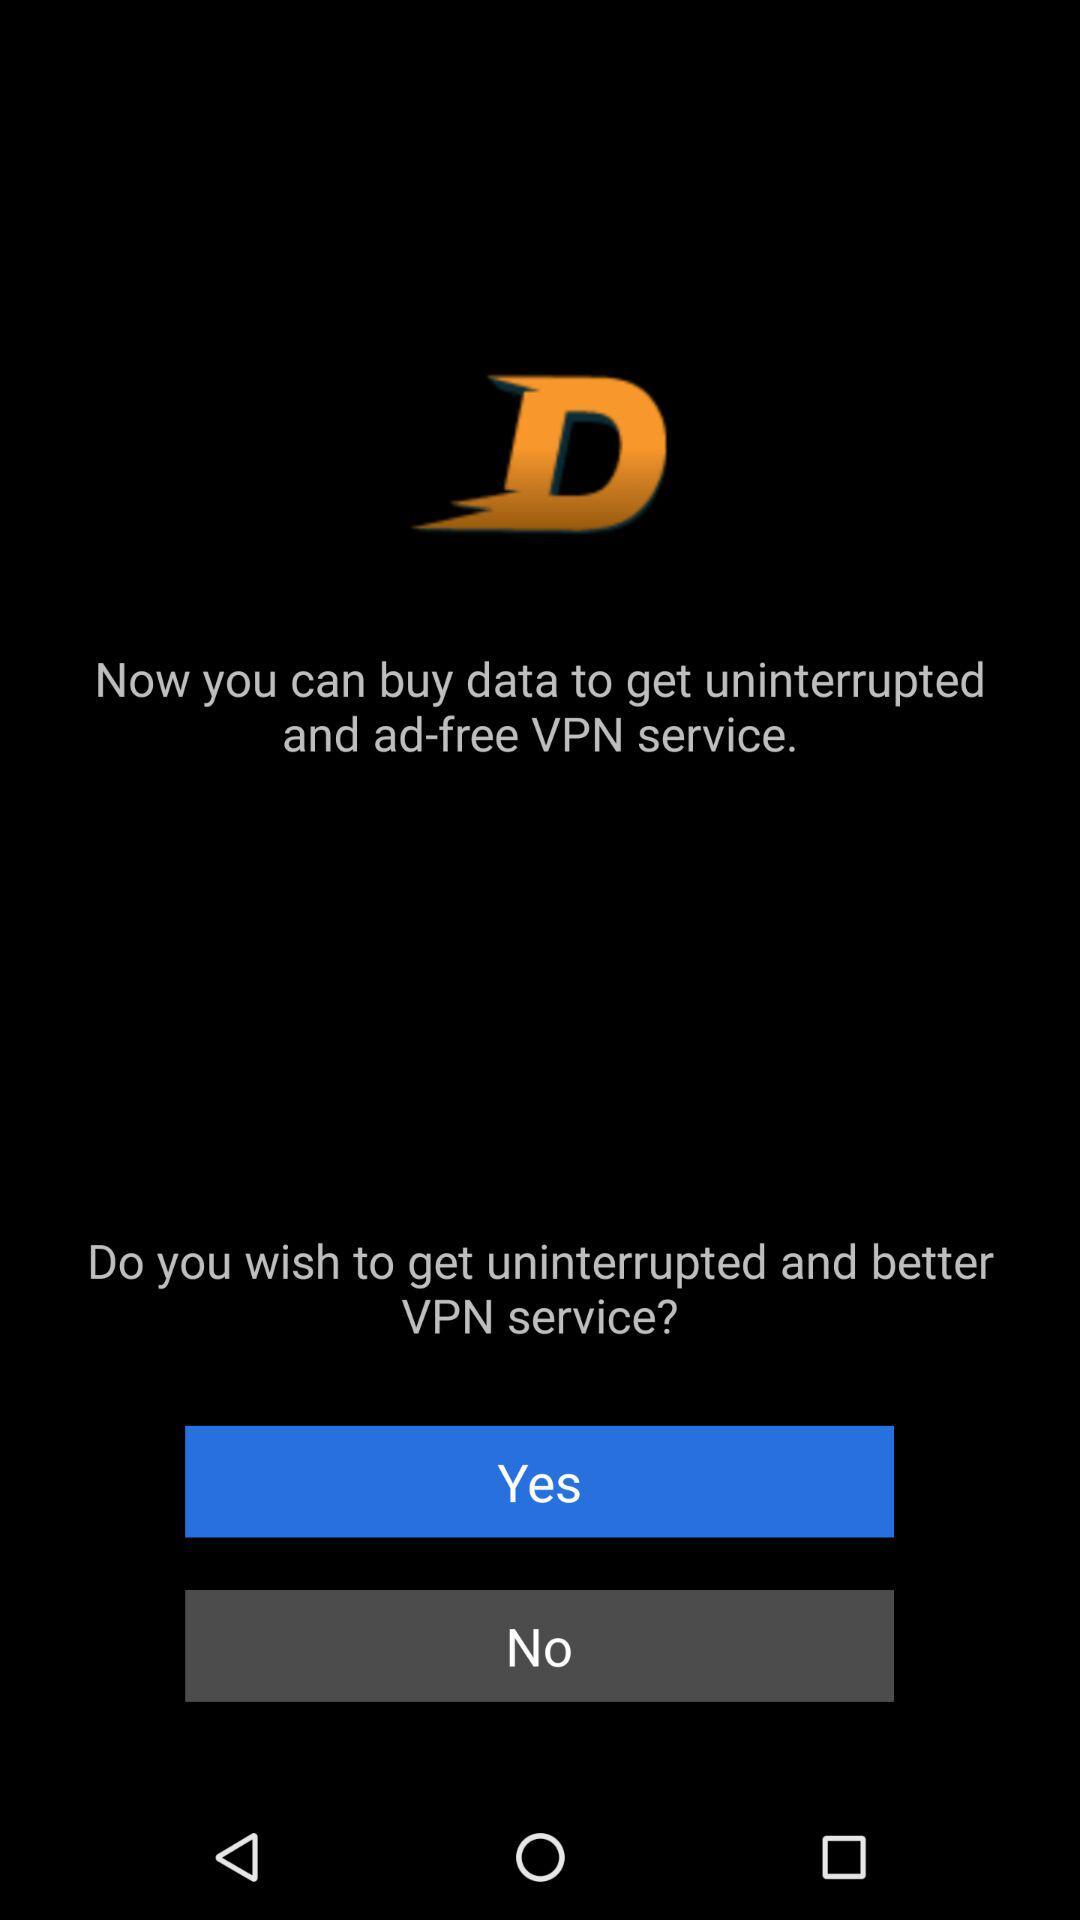 Image resolution: width=1080 pixels, height=1920 pixels. What do you see at coordinates (538, 1481) in the screenshot?
I see `the app below the do you wish item` at bounding box center [538, 1481].